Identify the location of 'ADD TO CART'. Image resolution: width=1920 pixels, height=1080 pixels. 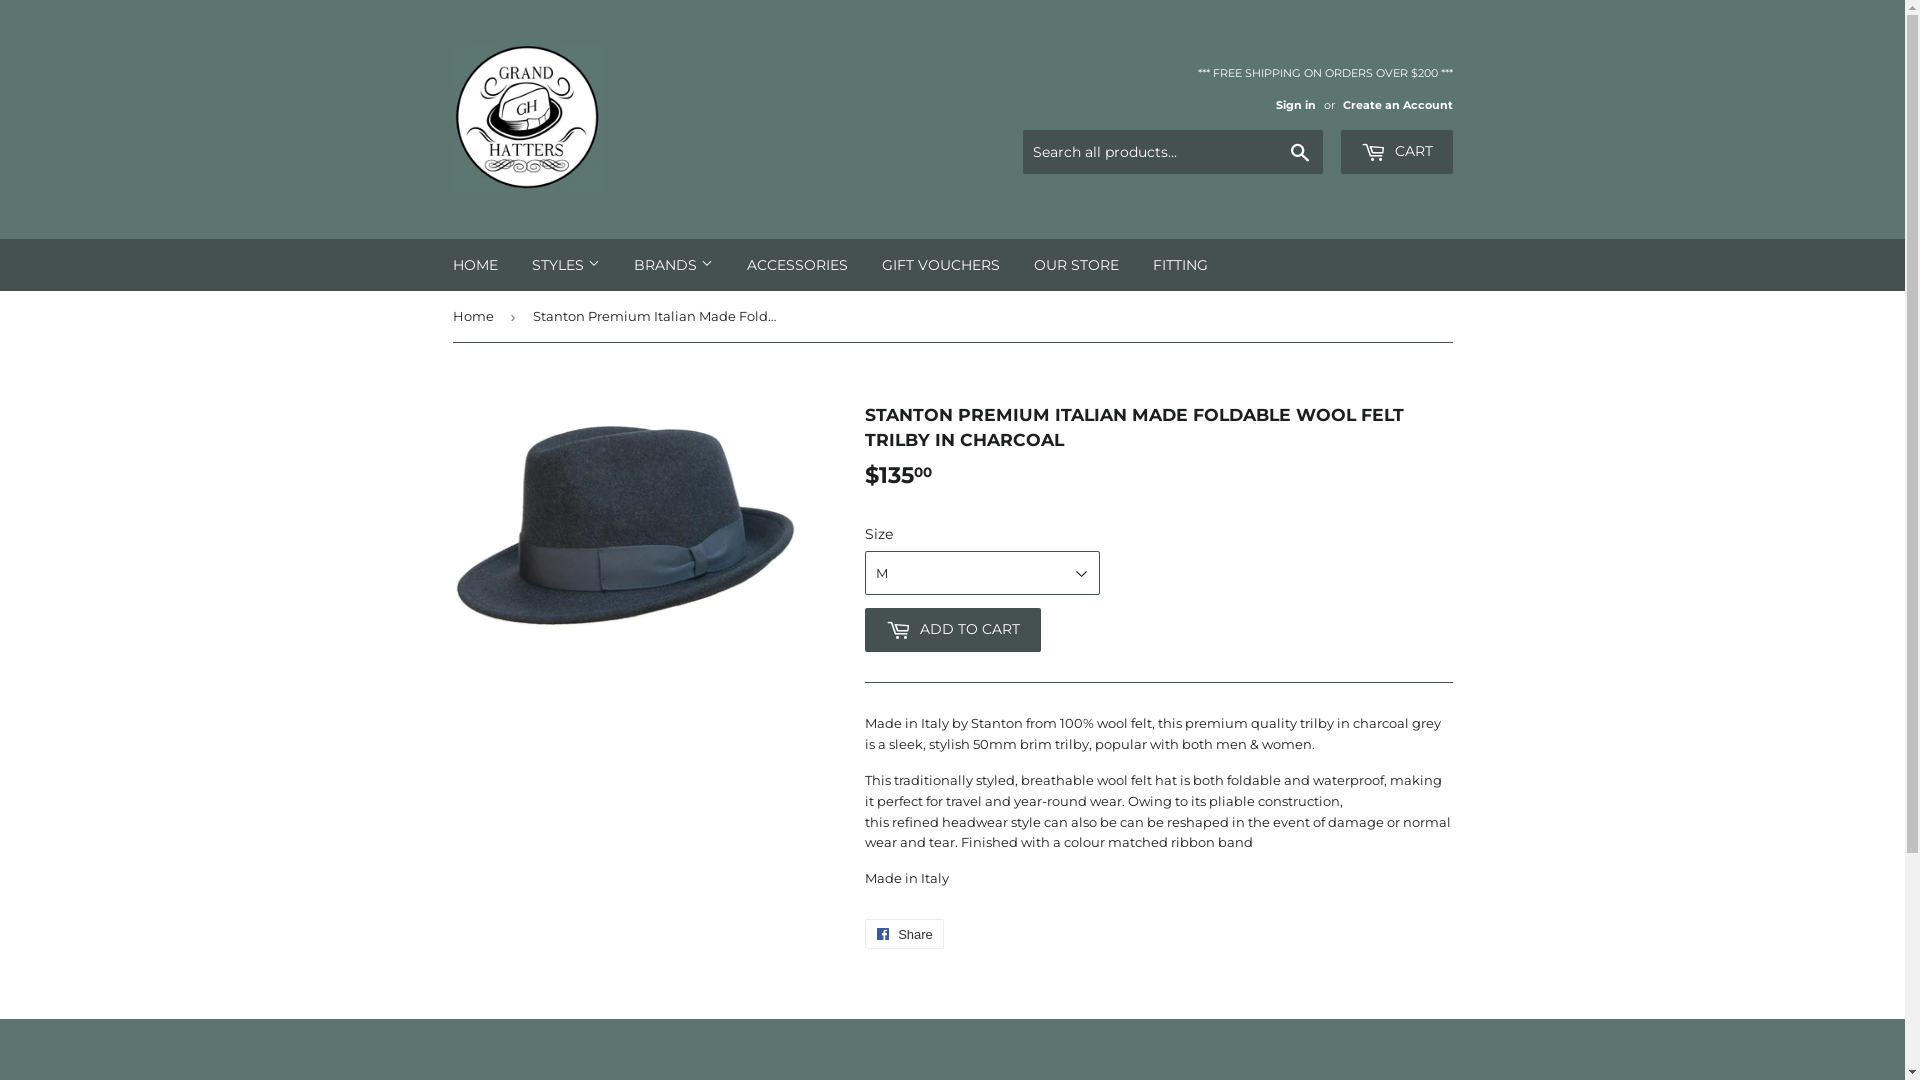
(950, 628).